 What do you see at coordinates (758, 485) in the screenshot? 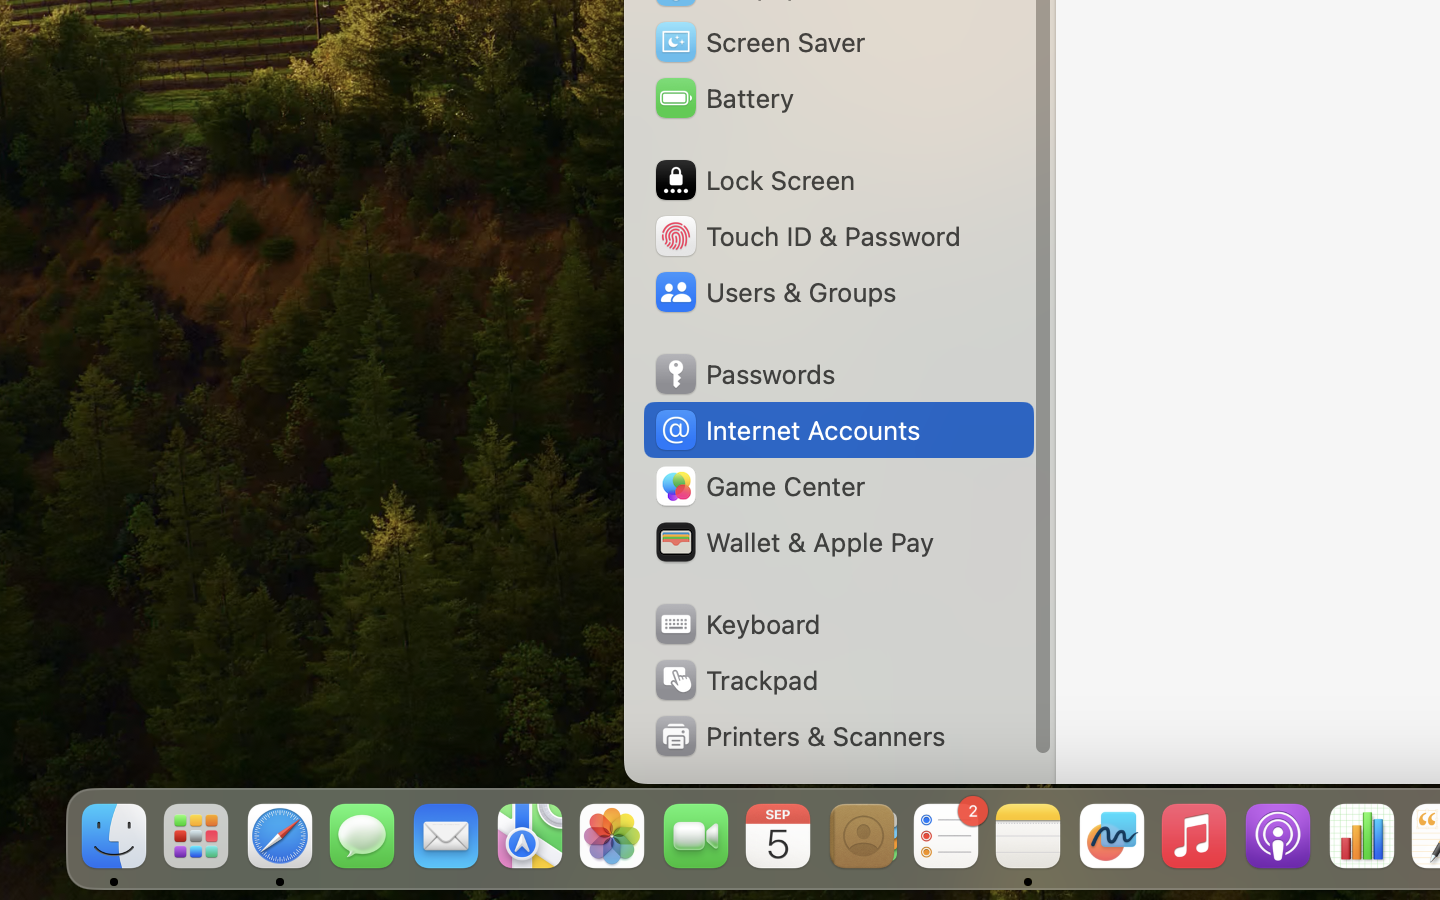
I see `'Game Center'` at bounding box center [758, 485].